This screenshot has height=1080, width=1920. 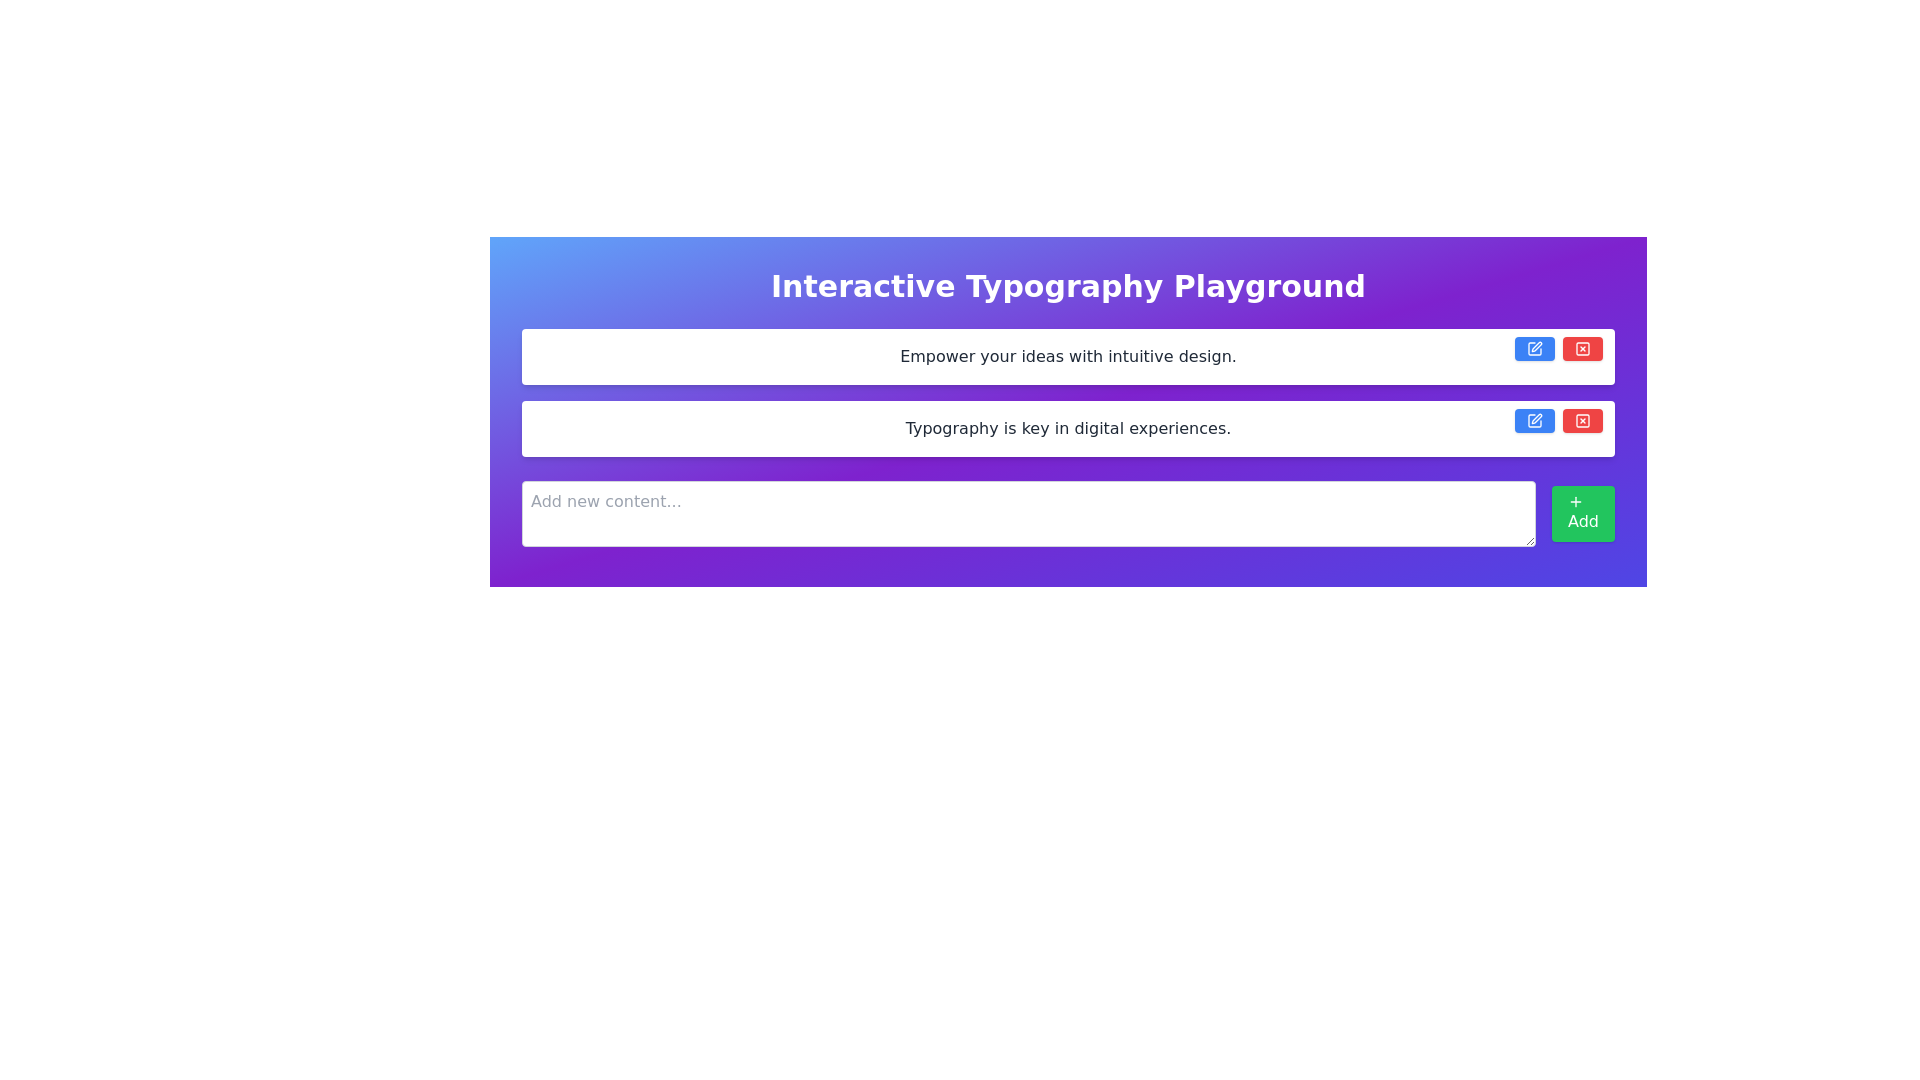 What do you see at coordinates (1582, 419) in the screenshot?
I see `the red delete button located to the right of the second input field labeled 'Typography is key in digital experiences'` at bounding box center [1582, 419].